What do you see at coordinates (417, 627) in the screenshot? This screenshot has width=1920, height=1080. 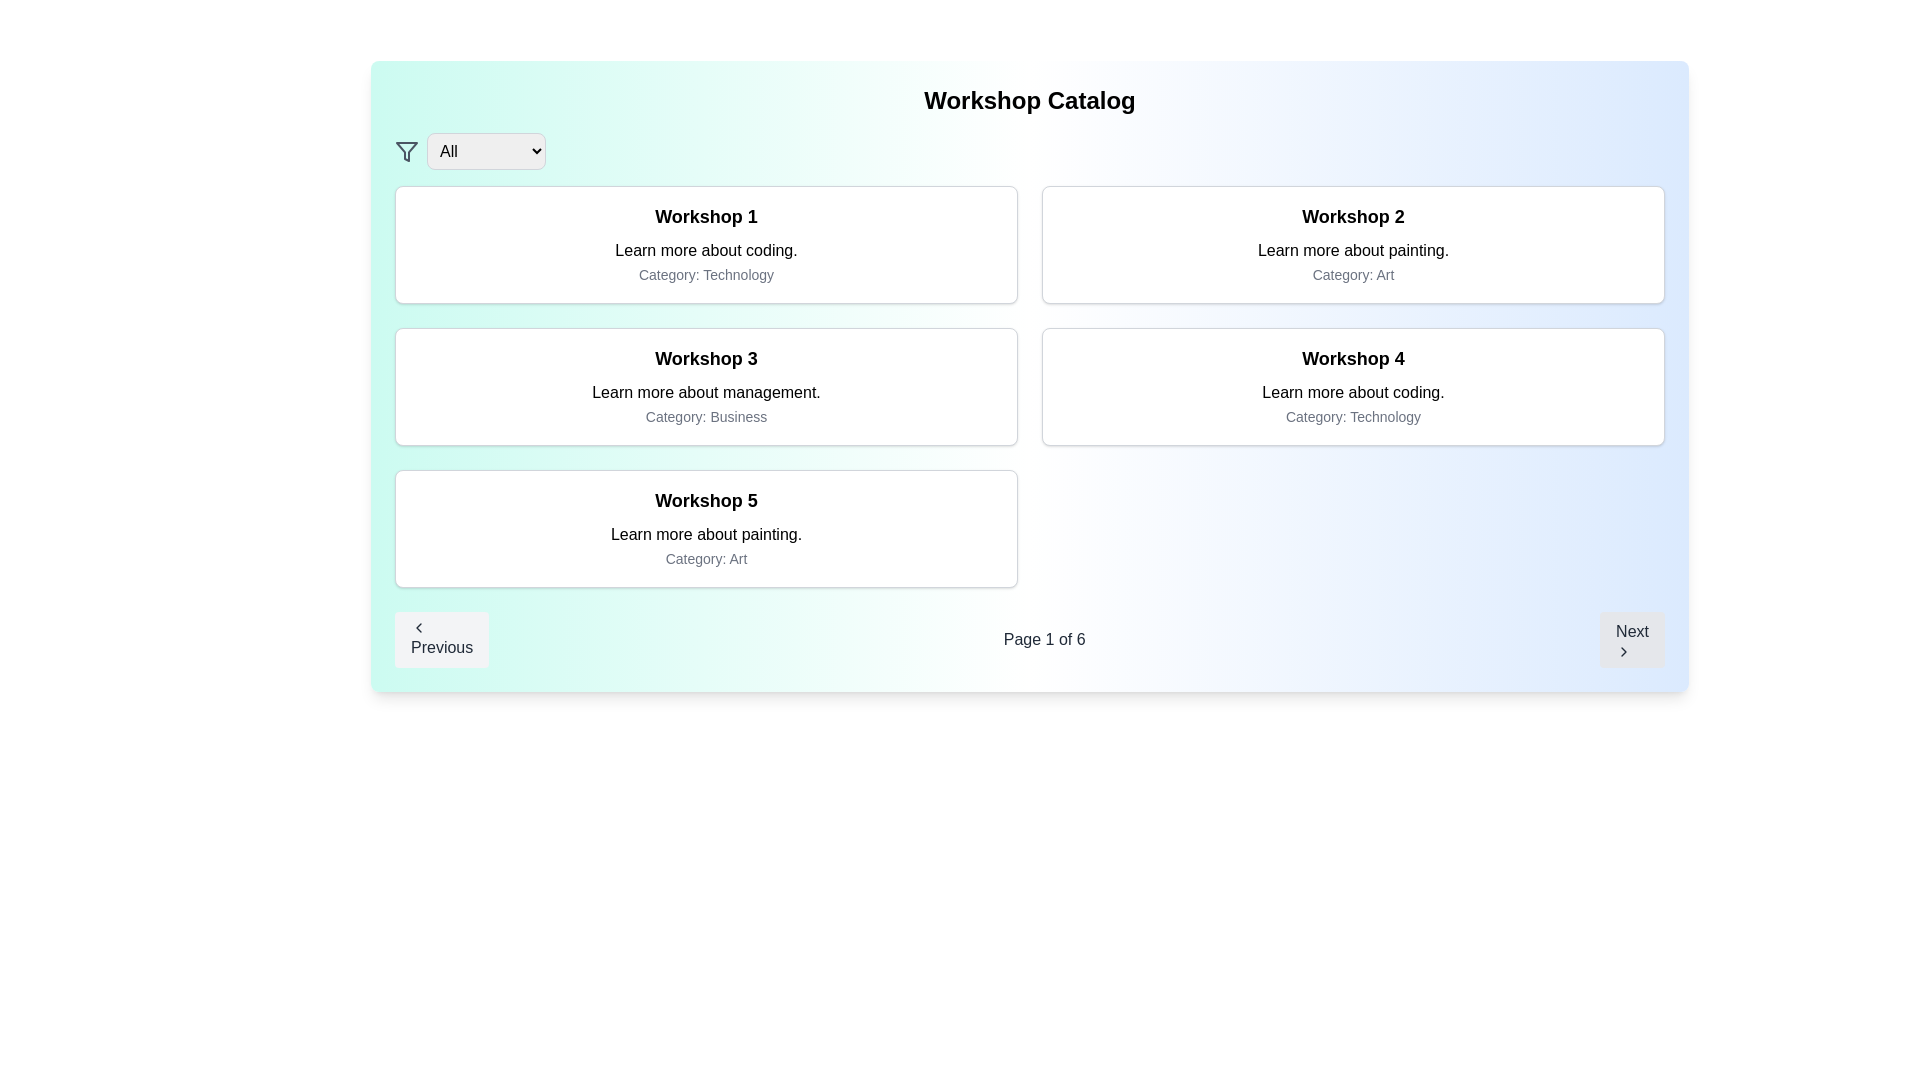 I see `the 'Previous' button located in the bottom-left corner of the interface, which contains the navigation icon` at bounding box center [417, 627].